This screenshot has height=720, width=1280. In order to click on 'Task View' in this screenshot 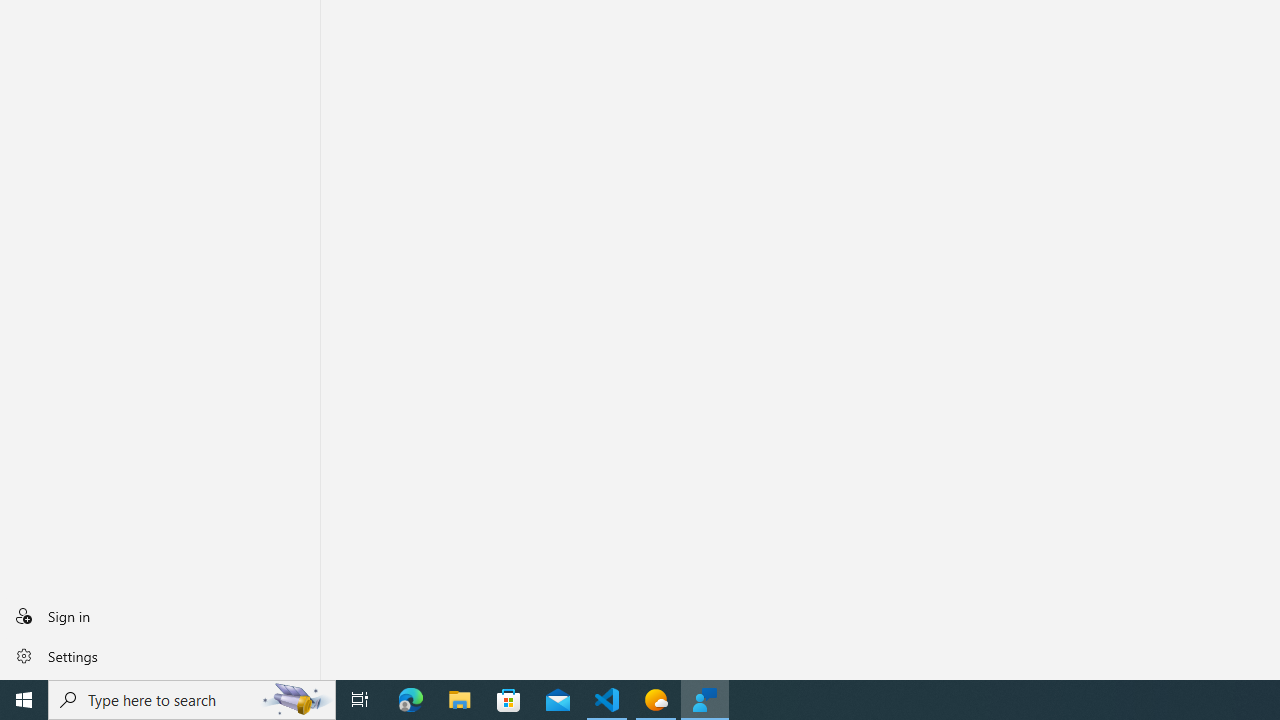, I will do `click(359, 698)`.